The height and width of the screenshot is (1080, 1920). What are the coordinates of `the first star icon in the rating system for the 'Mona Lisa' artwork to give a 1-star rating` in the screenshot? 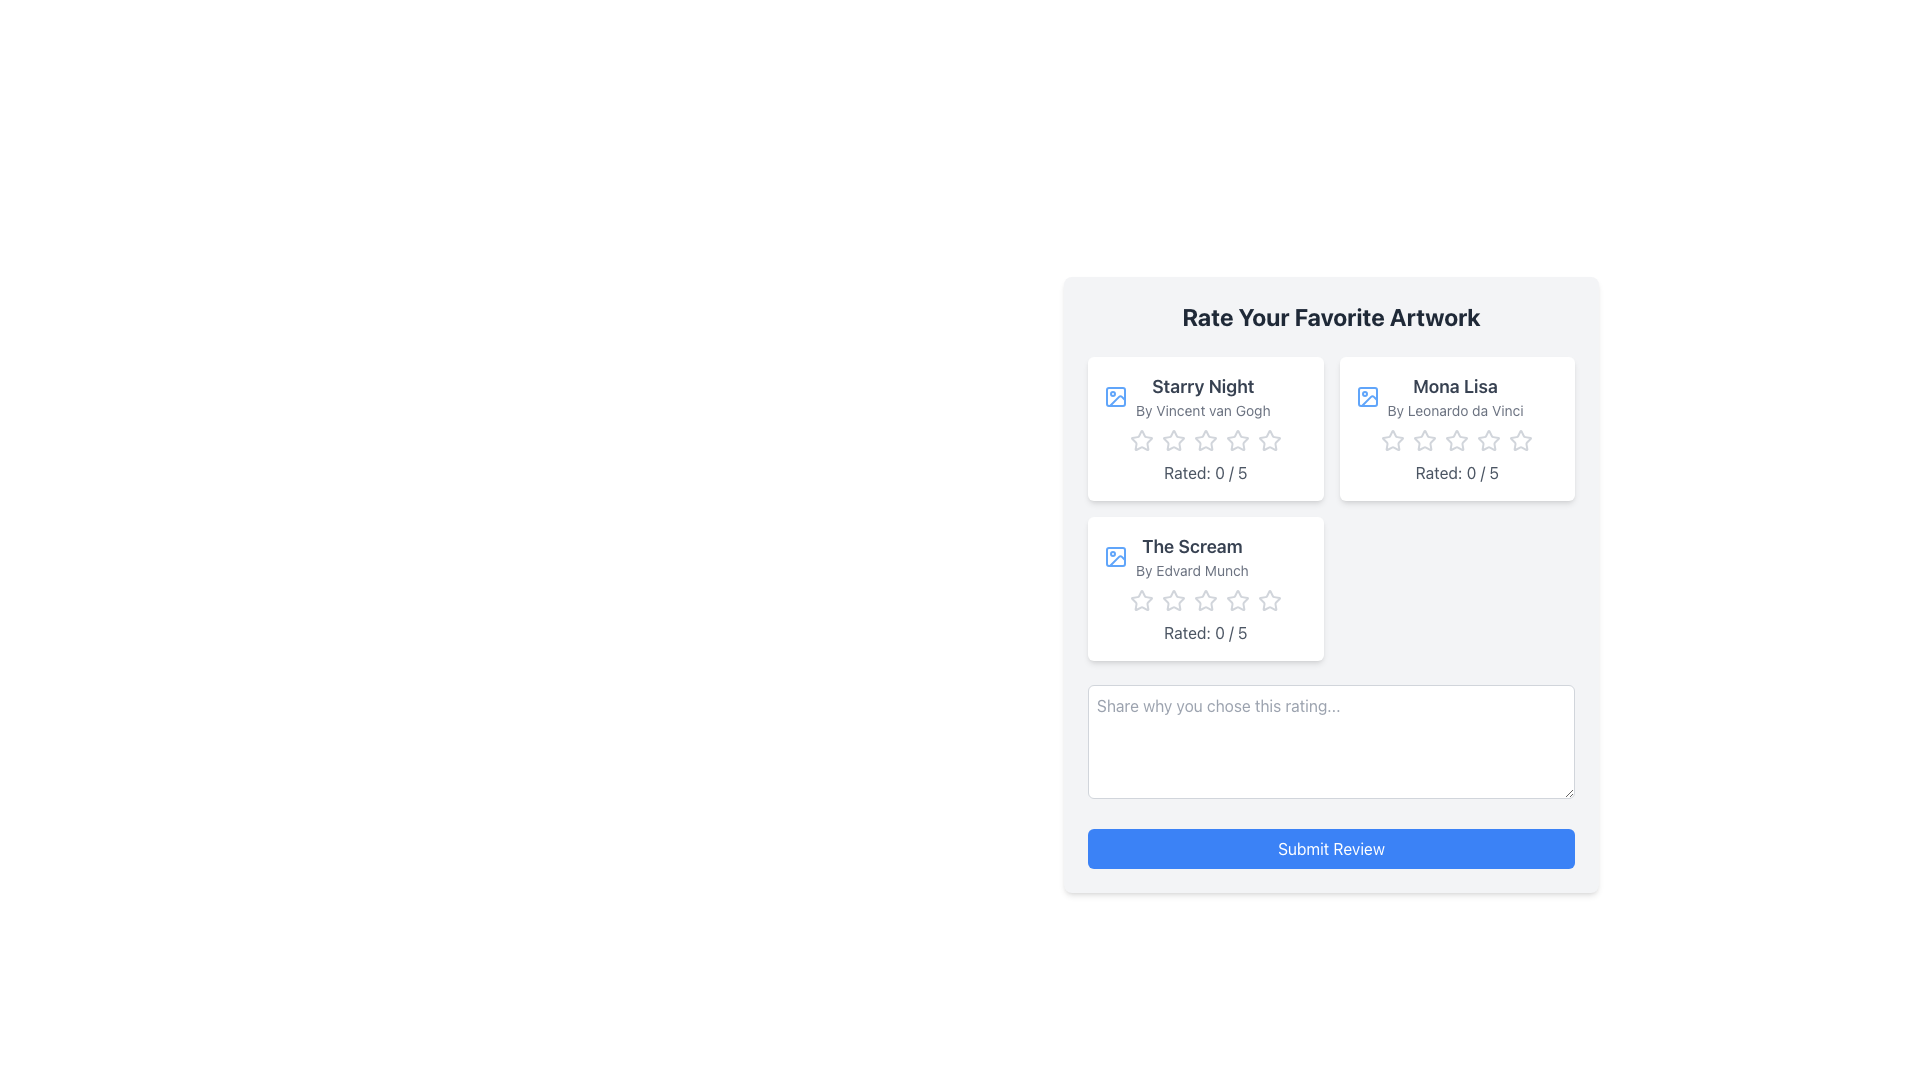 It's located at (1424, 439).